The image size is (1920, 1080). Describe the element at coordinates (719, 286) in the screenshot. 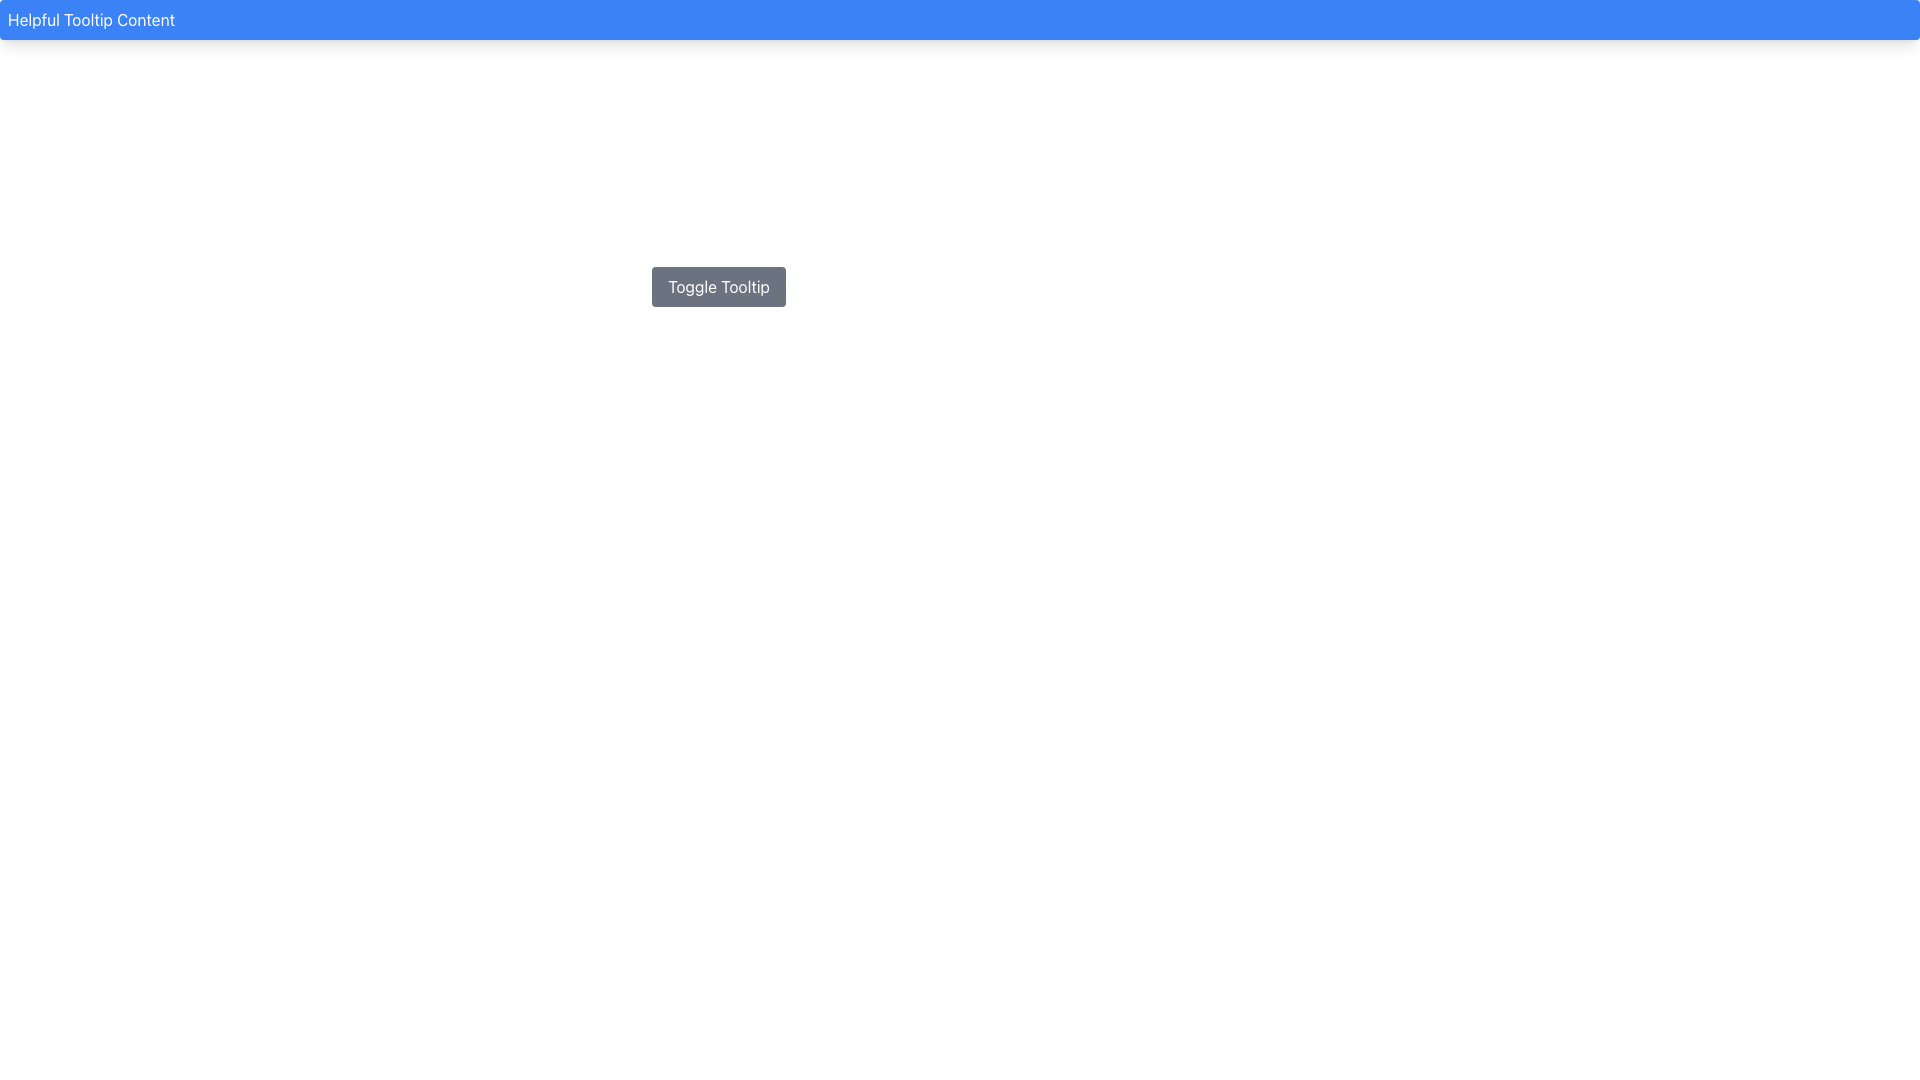

I see `the 'Toggle Tooltip' button, which is a rectangular button with rounded corners and a gray background, featuring white text` at that location.